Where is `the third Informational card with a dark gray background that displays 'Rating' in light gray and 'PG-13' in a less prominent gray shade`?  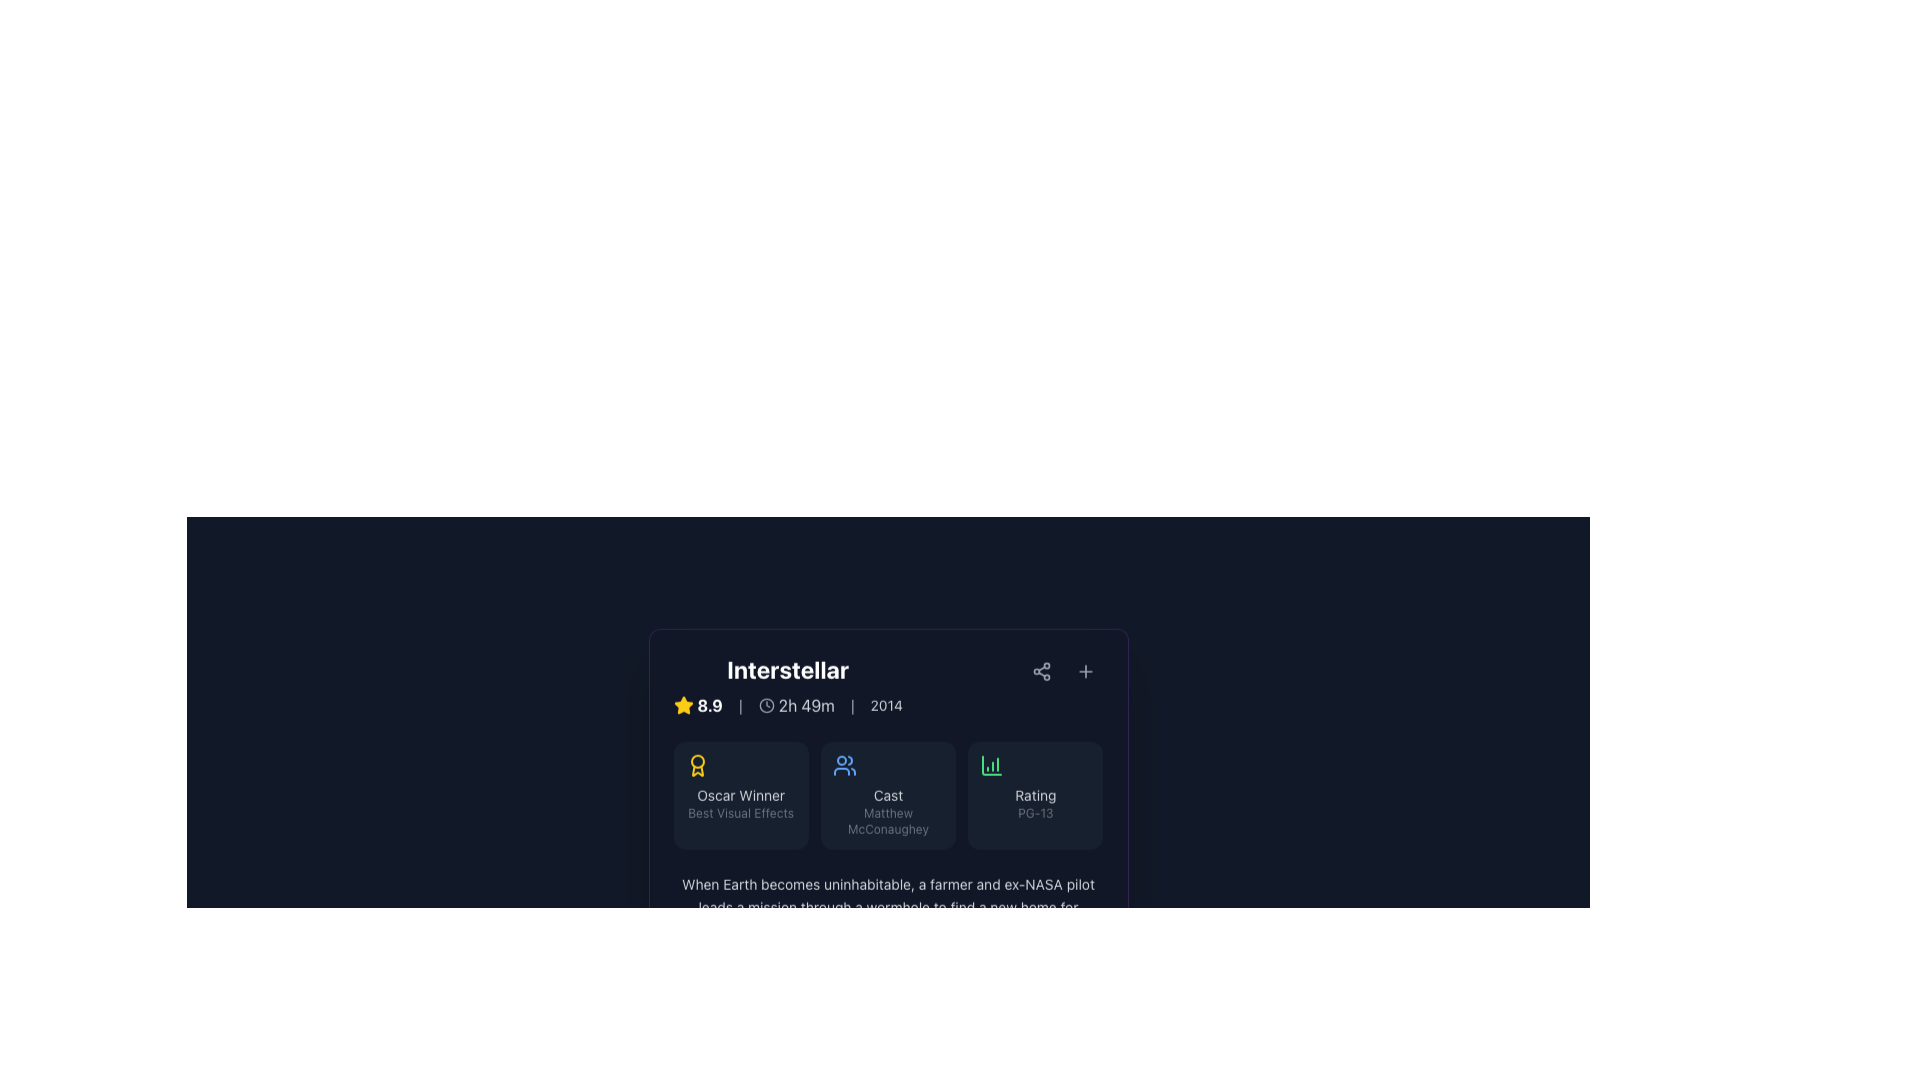 the third Informational card with a dark gray background that displays 'Rating' in light gray and 'PG-13' in a less prominent gray shade is located at coordinates (1035, 794).